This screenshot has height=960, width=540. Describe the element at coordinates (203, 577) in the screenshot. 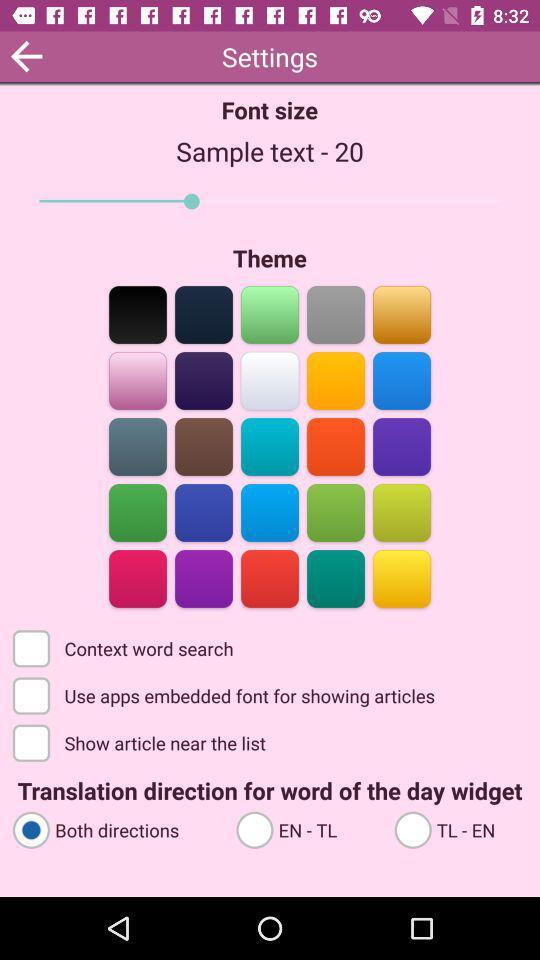

I see `new theme color` at that location.